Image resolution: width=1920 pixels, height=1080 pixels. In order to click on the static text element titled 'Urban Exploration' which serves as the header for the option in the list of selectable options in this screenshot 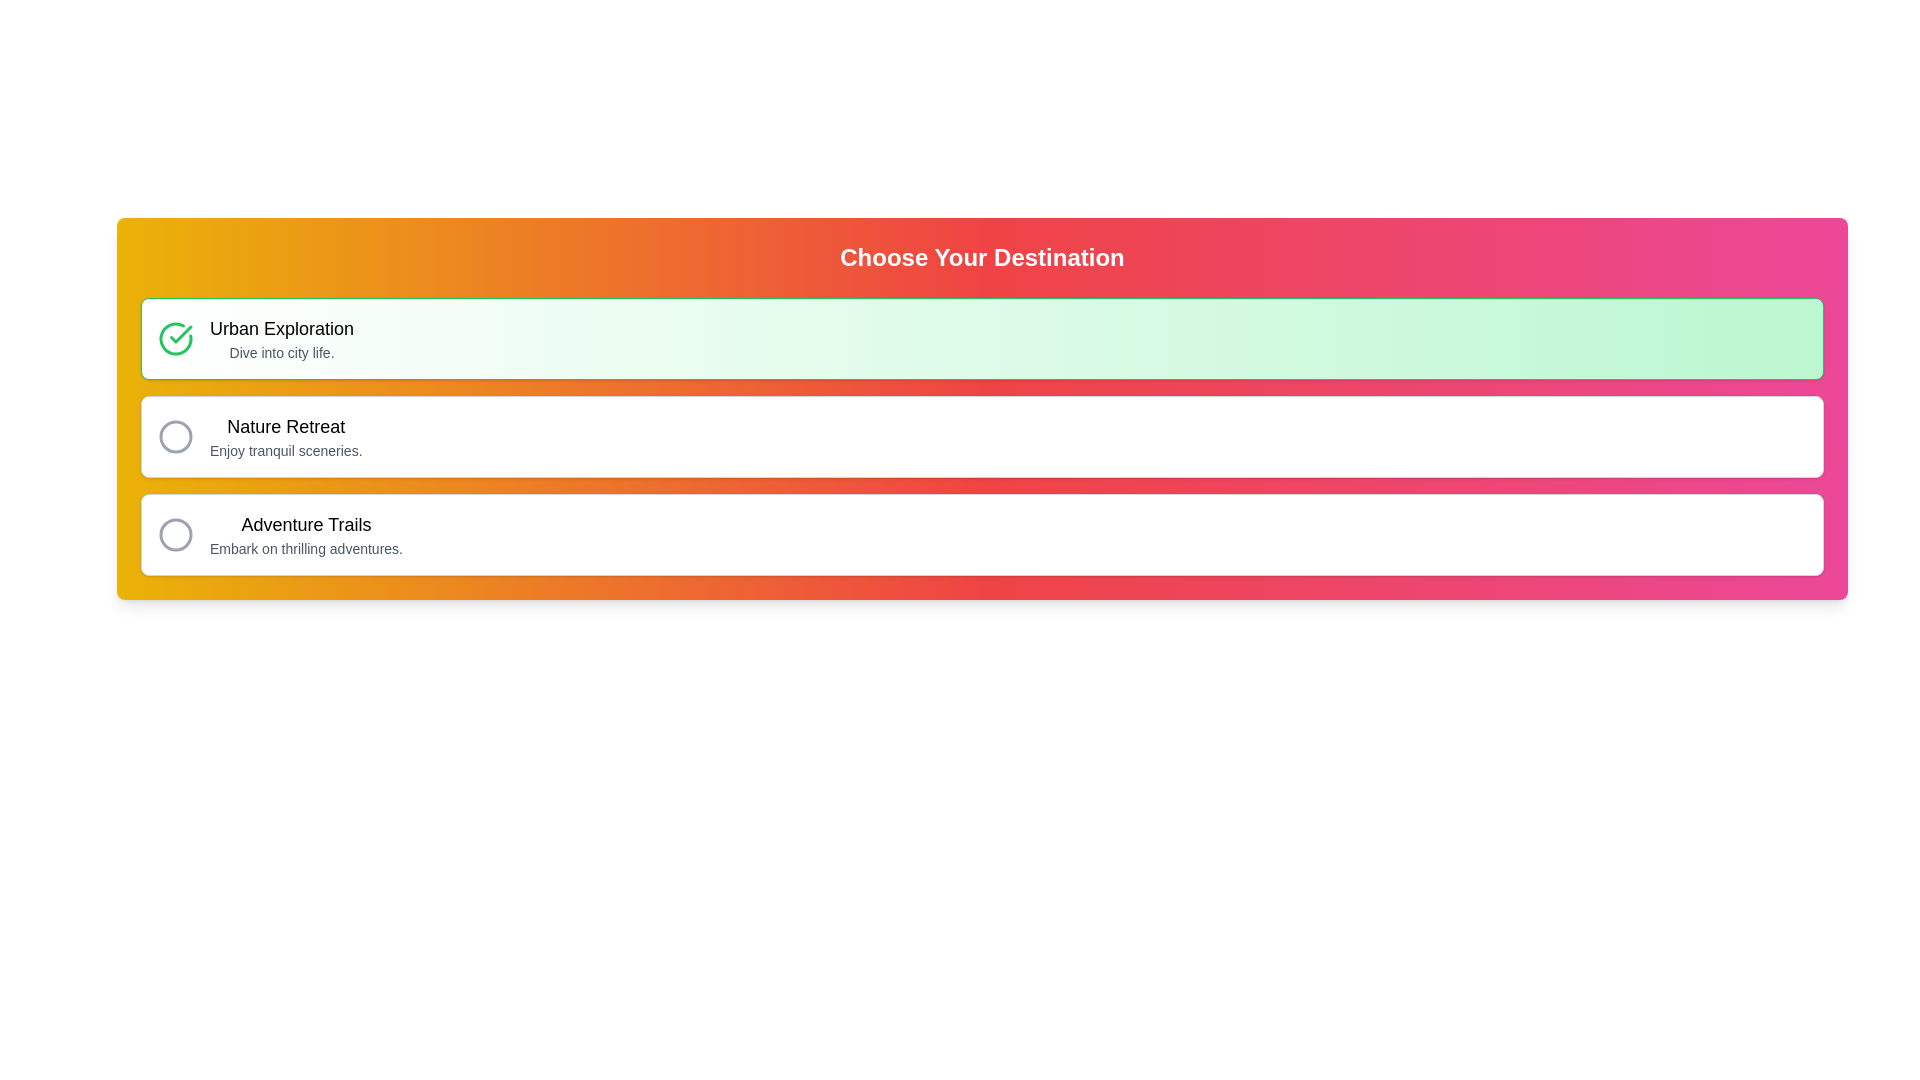, I will do `click(281, 327)`.